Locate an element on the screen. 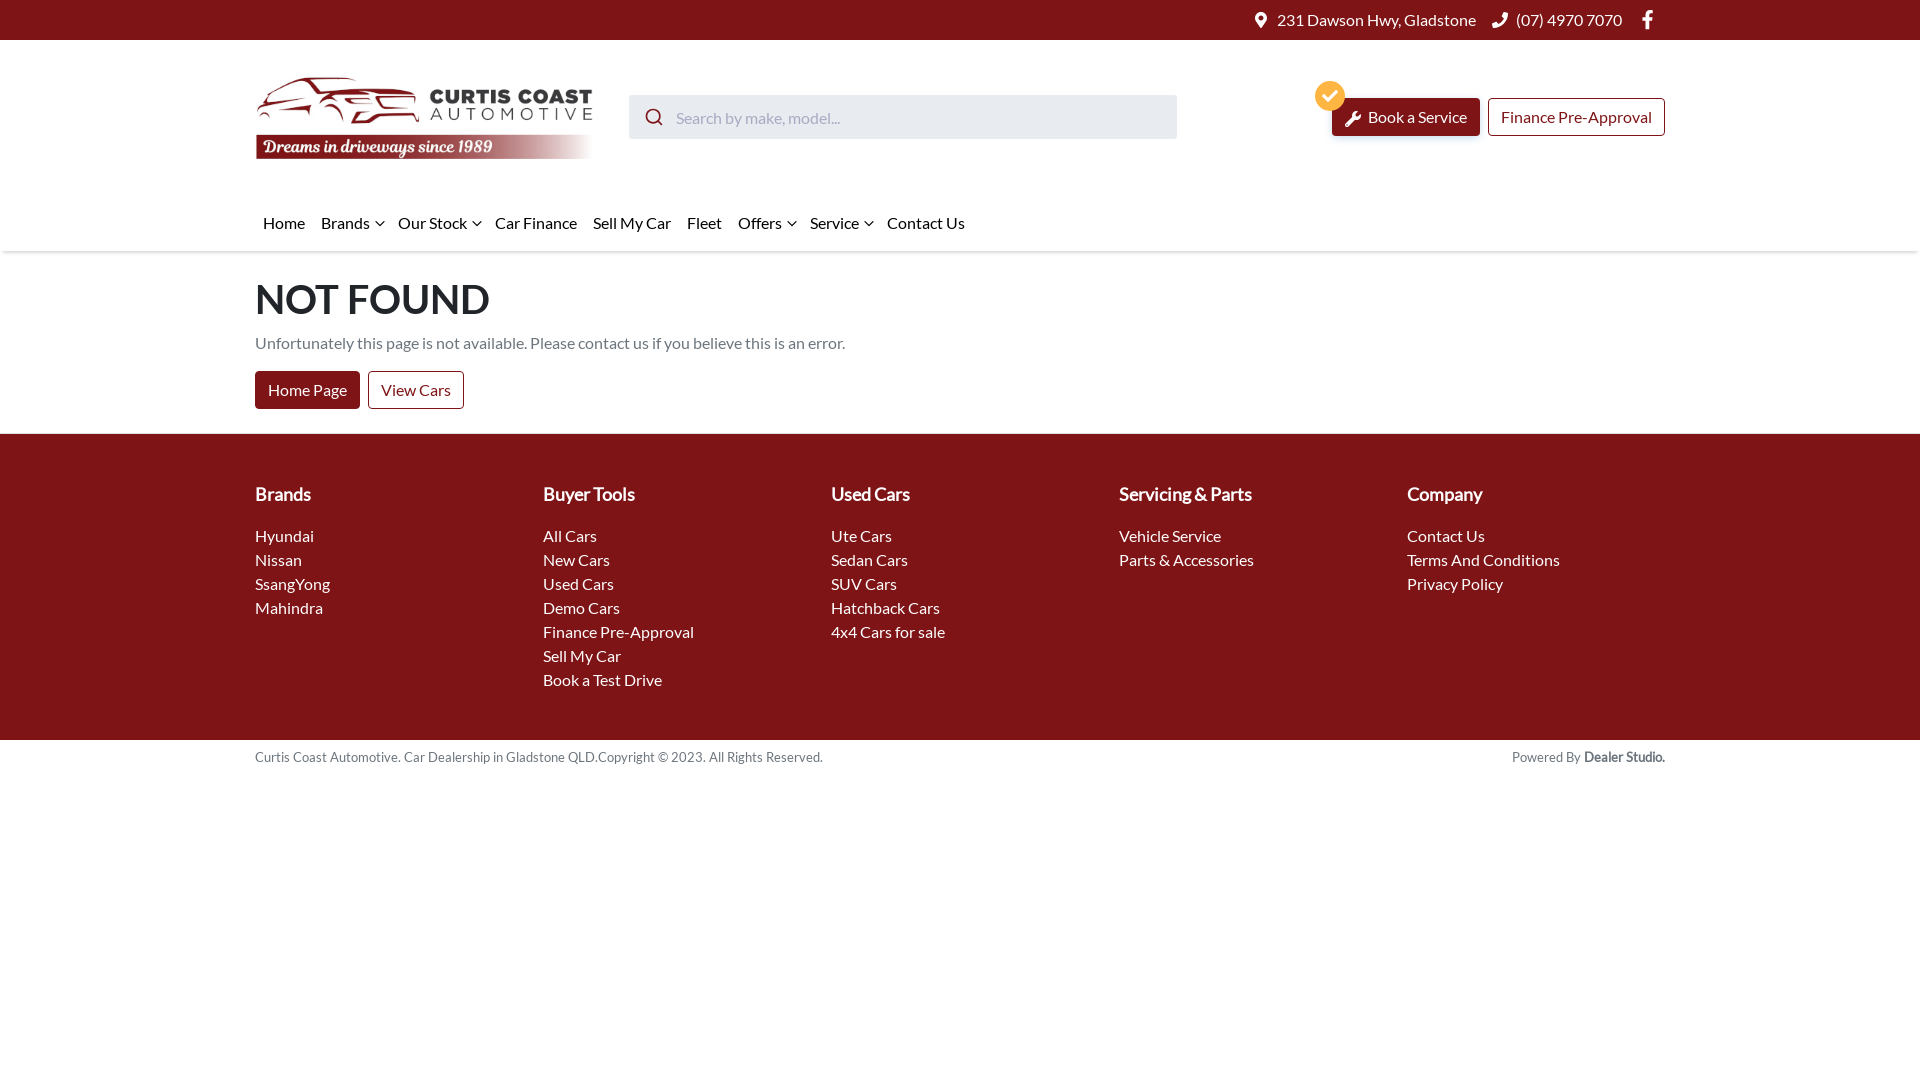 The height and width of the screenshot is (1080, 1920). 'Our Stock' is located at coordinates (437, 223).